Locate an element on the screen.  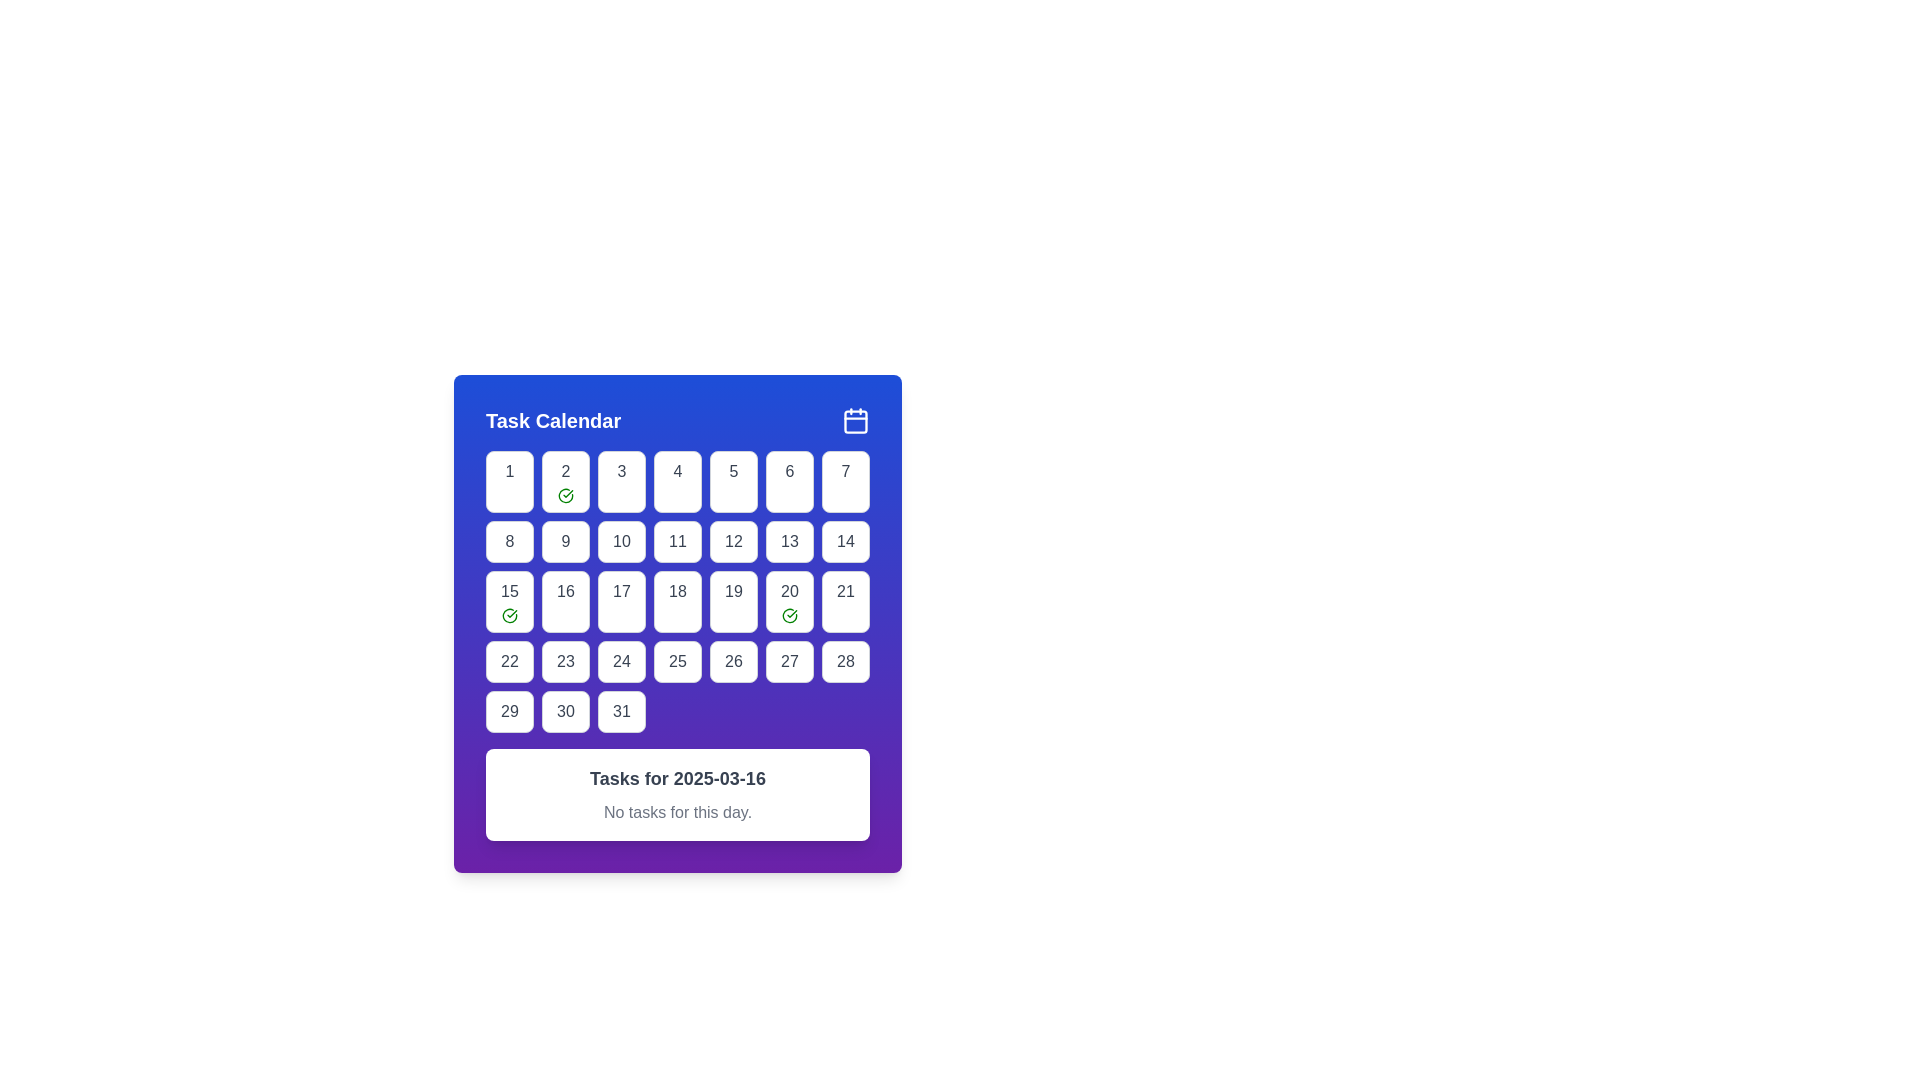
the fourth button in the second row of the calendar grid, which is a white rectangle with rounded corners featuring the number '9' in bold, dark font is located at coordinates (565, 542).